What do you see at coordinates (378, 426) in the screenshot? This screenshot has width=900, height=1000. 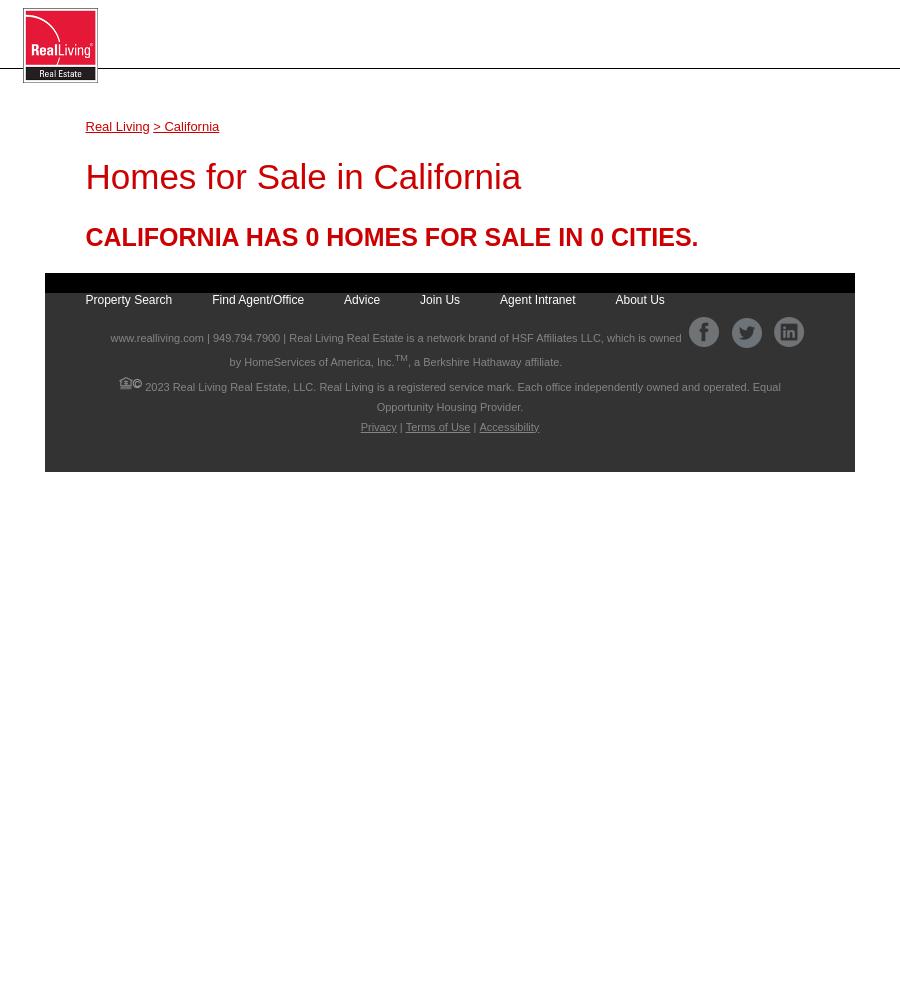 I see `'Privacy'` at bounding box center [378, 426].